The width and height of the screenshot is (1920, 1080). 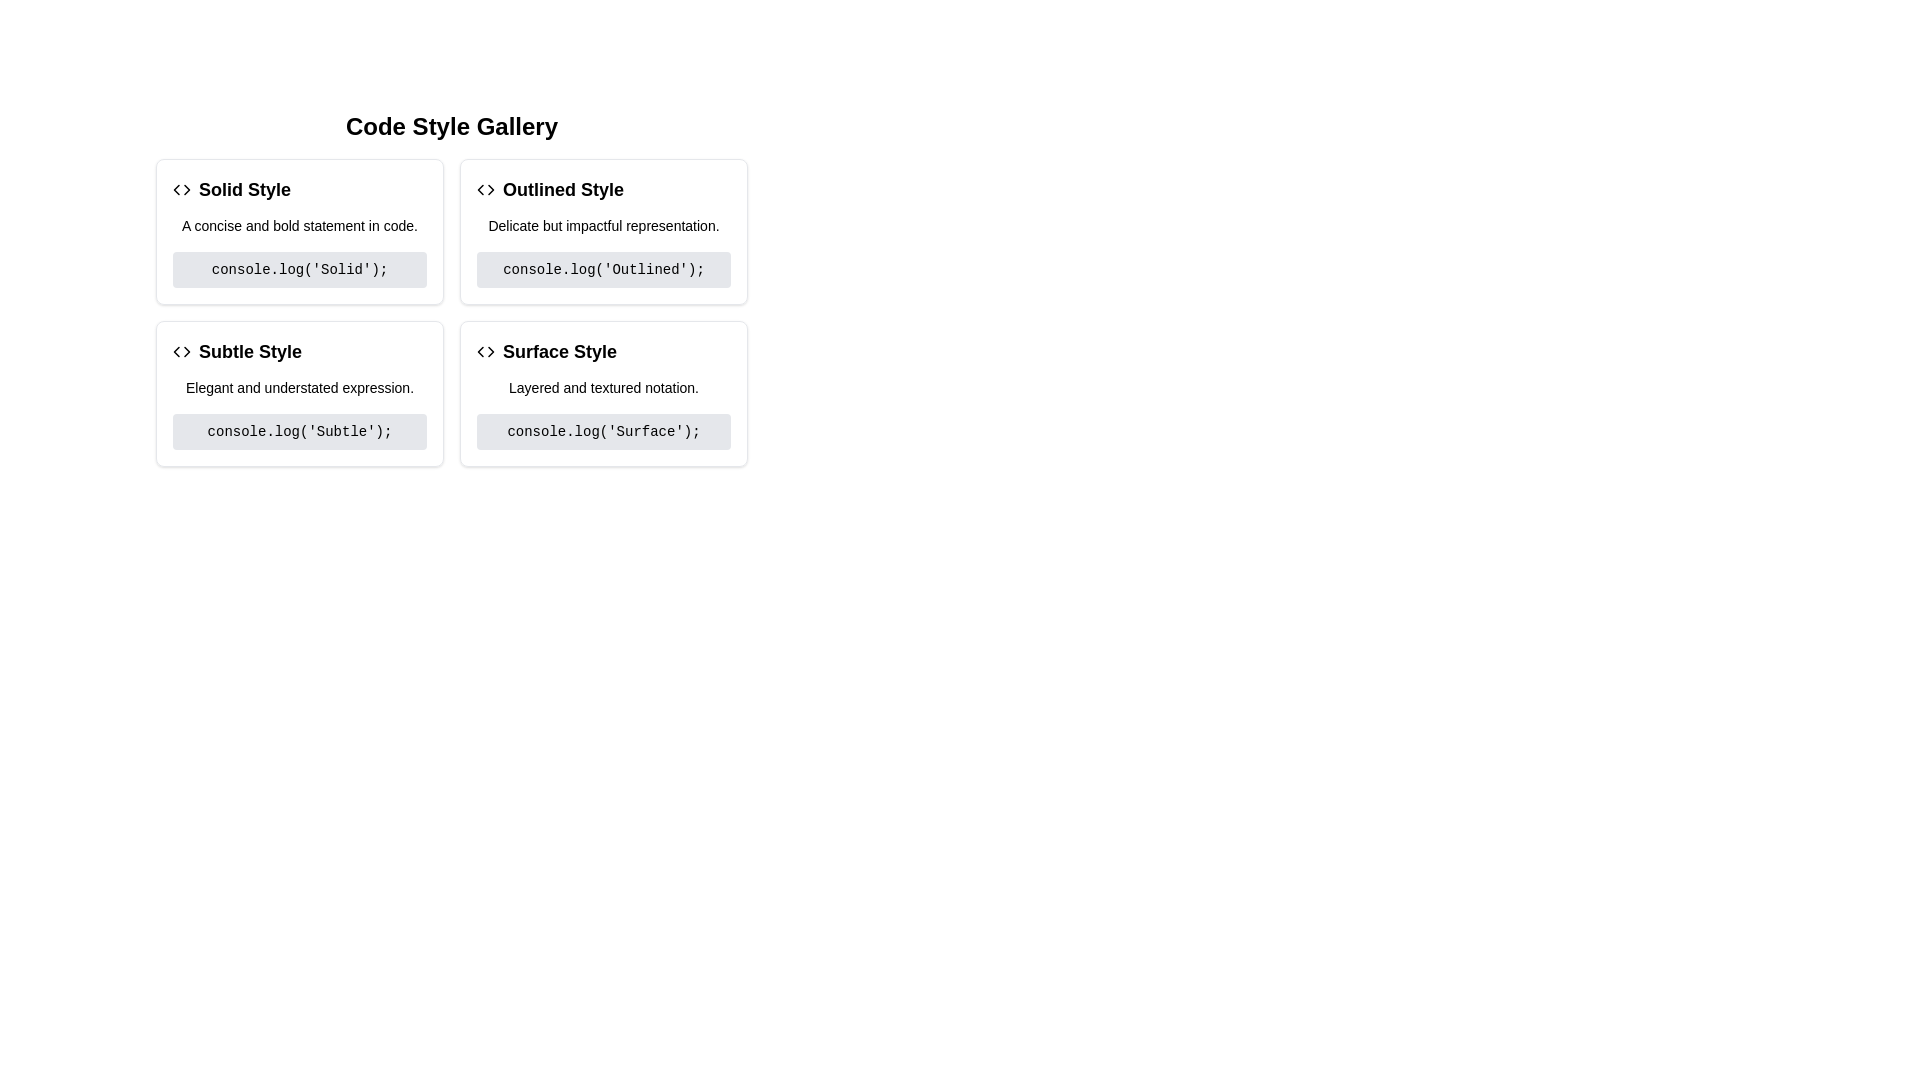 What do you see at coordinates (603, 225) in the screenshot?
I see `the descriptive subtitle text element located under the 'Outlined Style' header and above the code block` at bounding box center [603, 225].